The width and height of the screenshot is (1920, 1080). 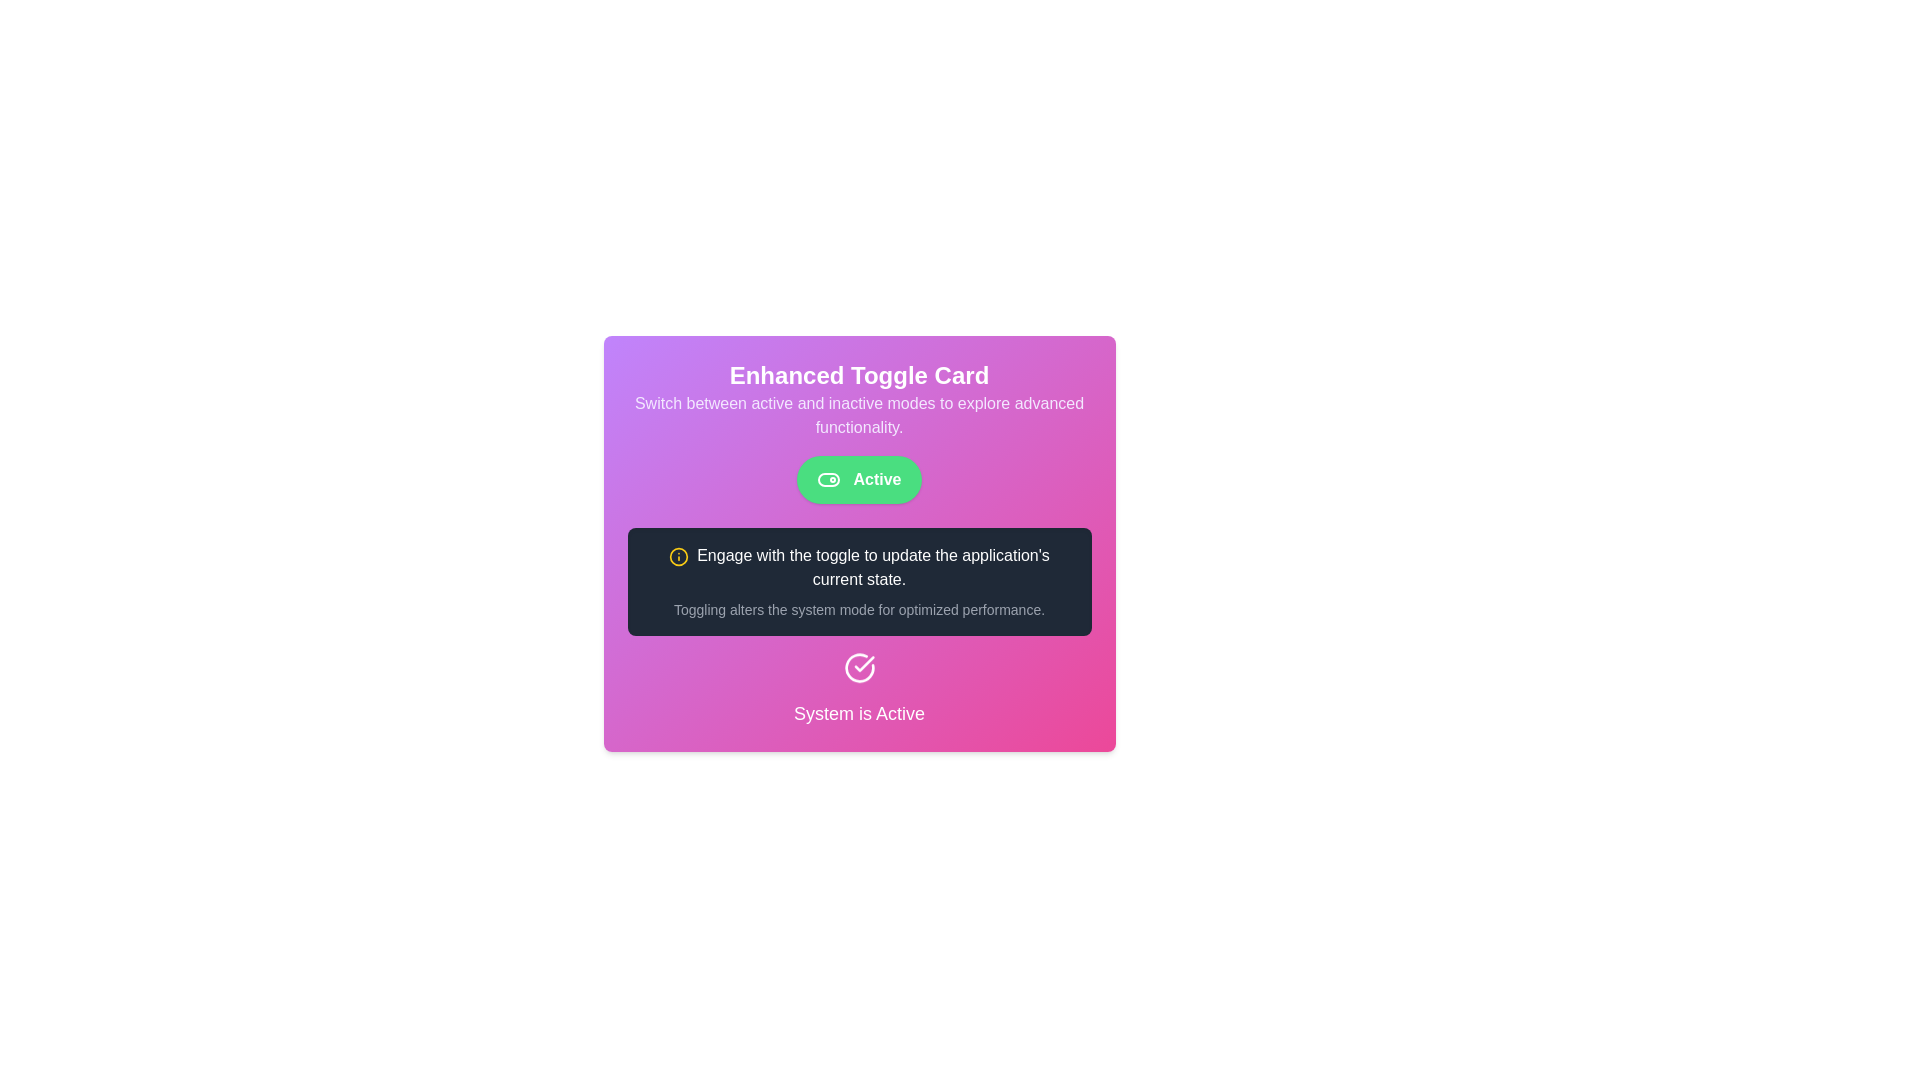 I want to click on the instructional text that provides guidance to engage with the toggle, styled with a white font over a dark background, so click(x=859, y=567).